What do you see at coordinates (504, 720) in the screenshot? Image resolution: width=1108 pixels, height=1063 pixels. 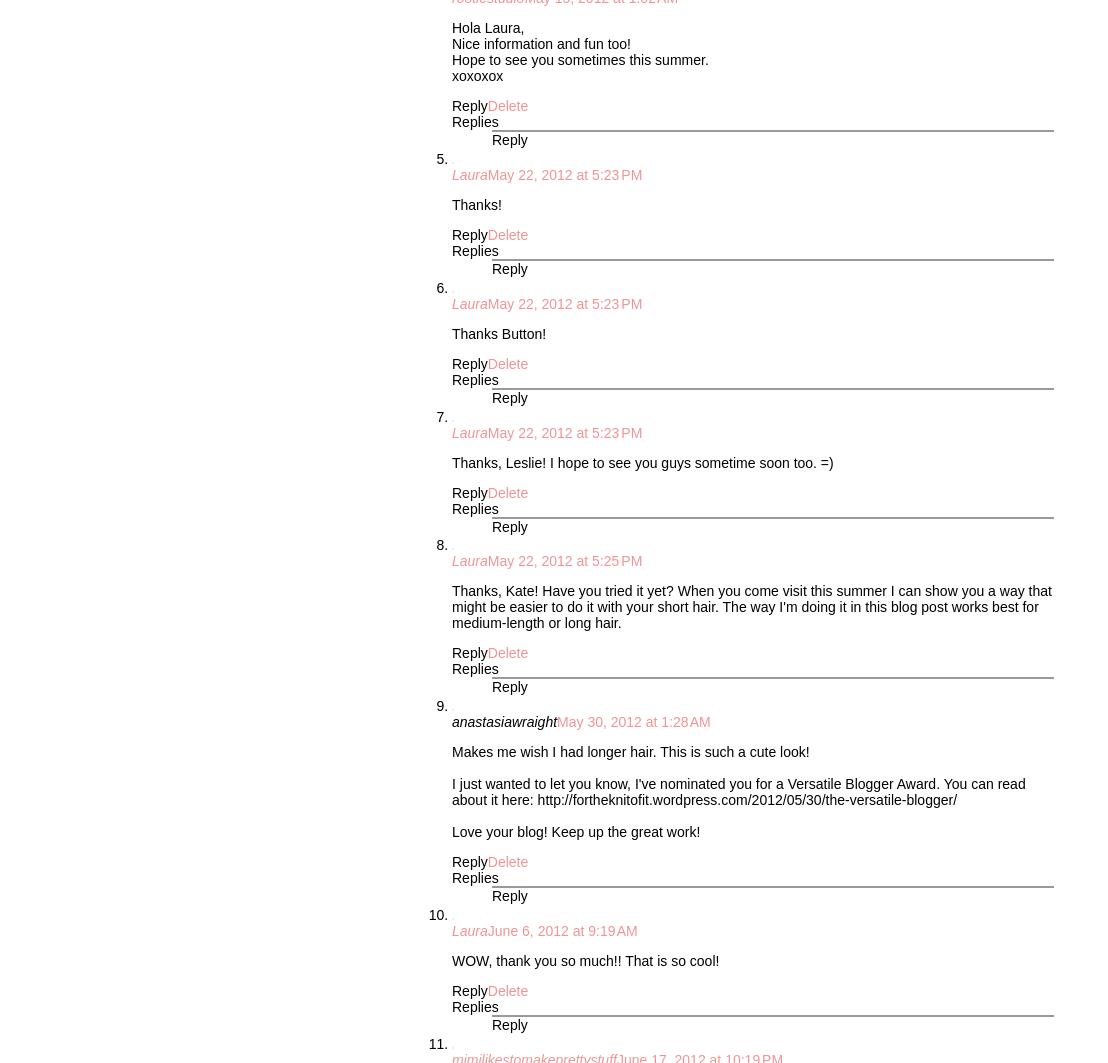 I see `'anastasiawraight'` at bounding box center [504, 720].